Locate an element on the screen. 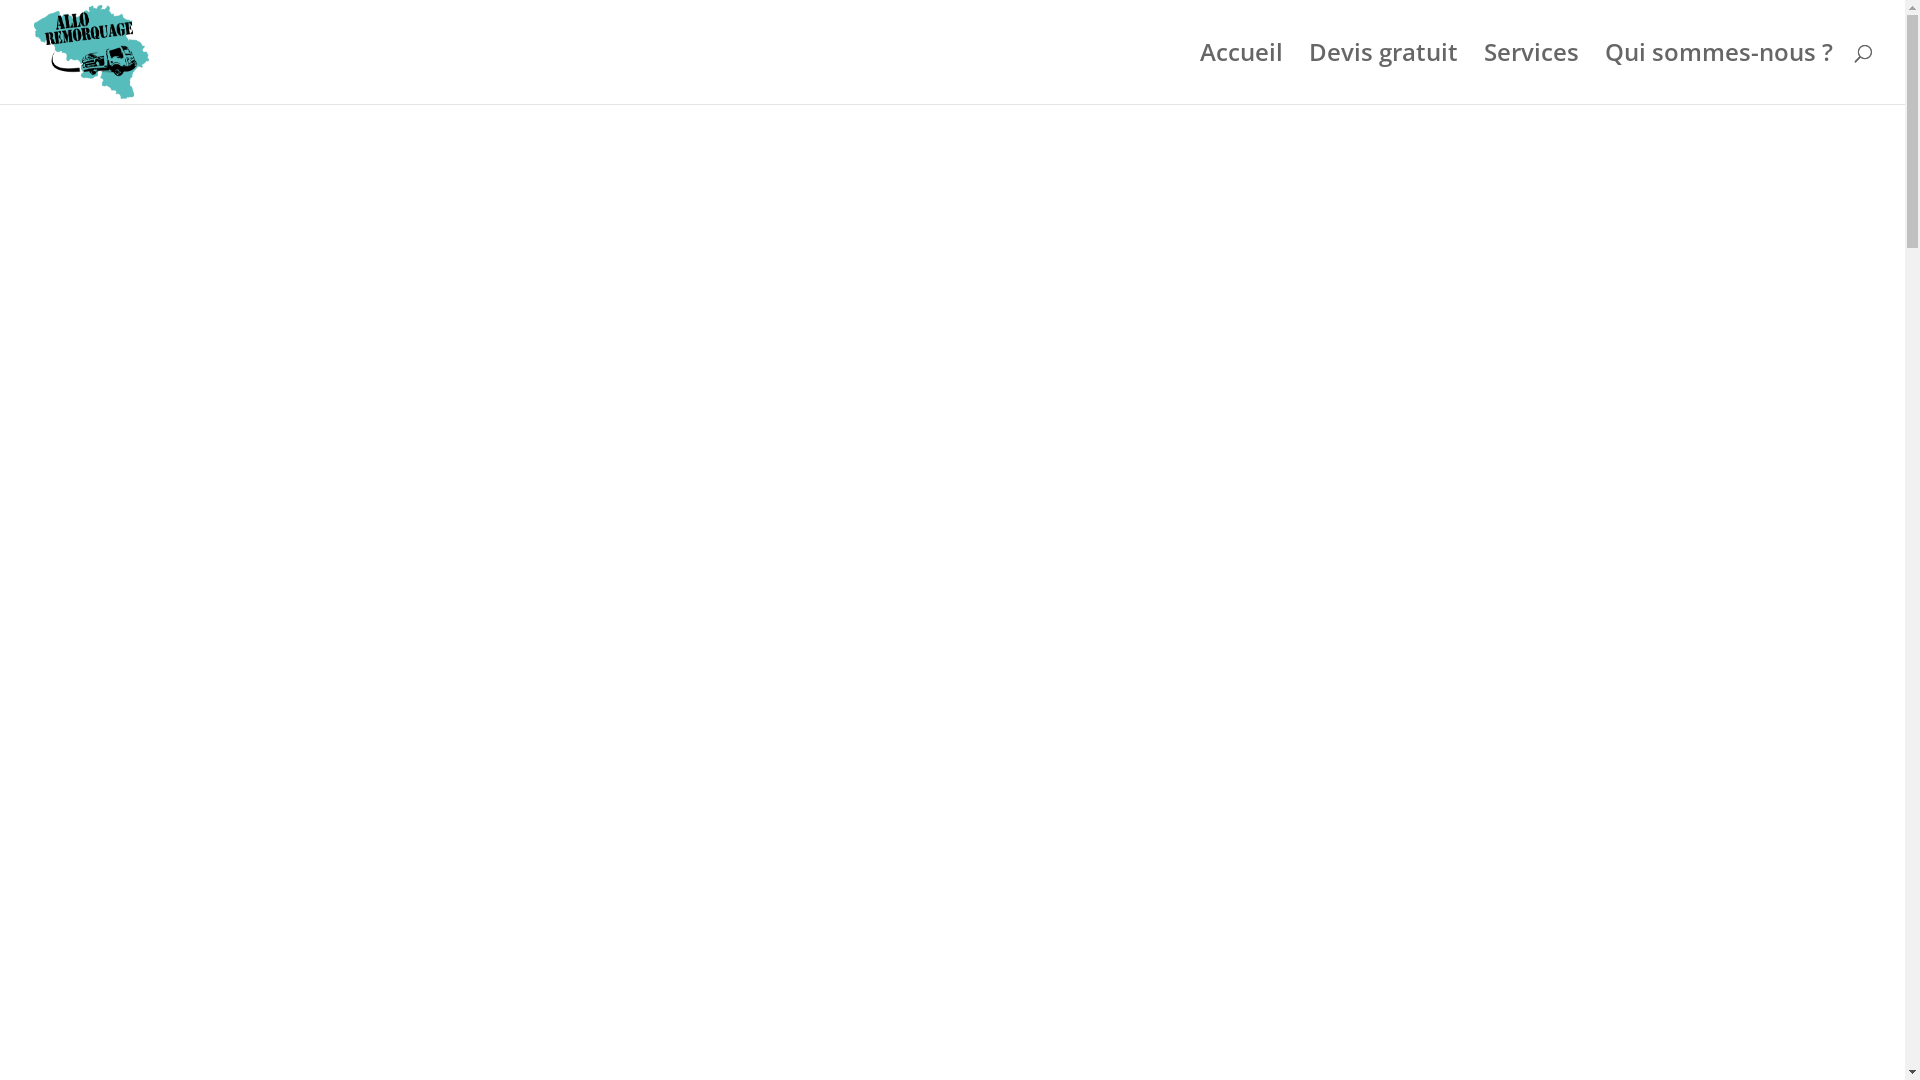  'Qui sommes-nous ?' is located at coordinates (1717, 73).